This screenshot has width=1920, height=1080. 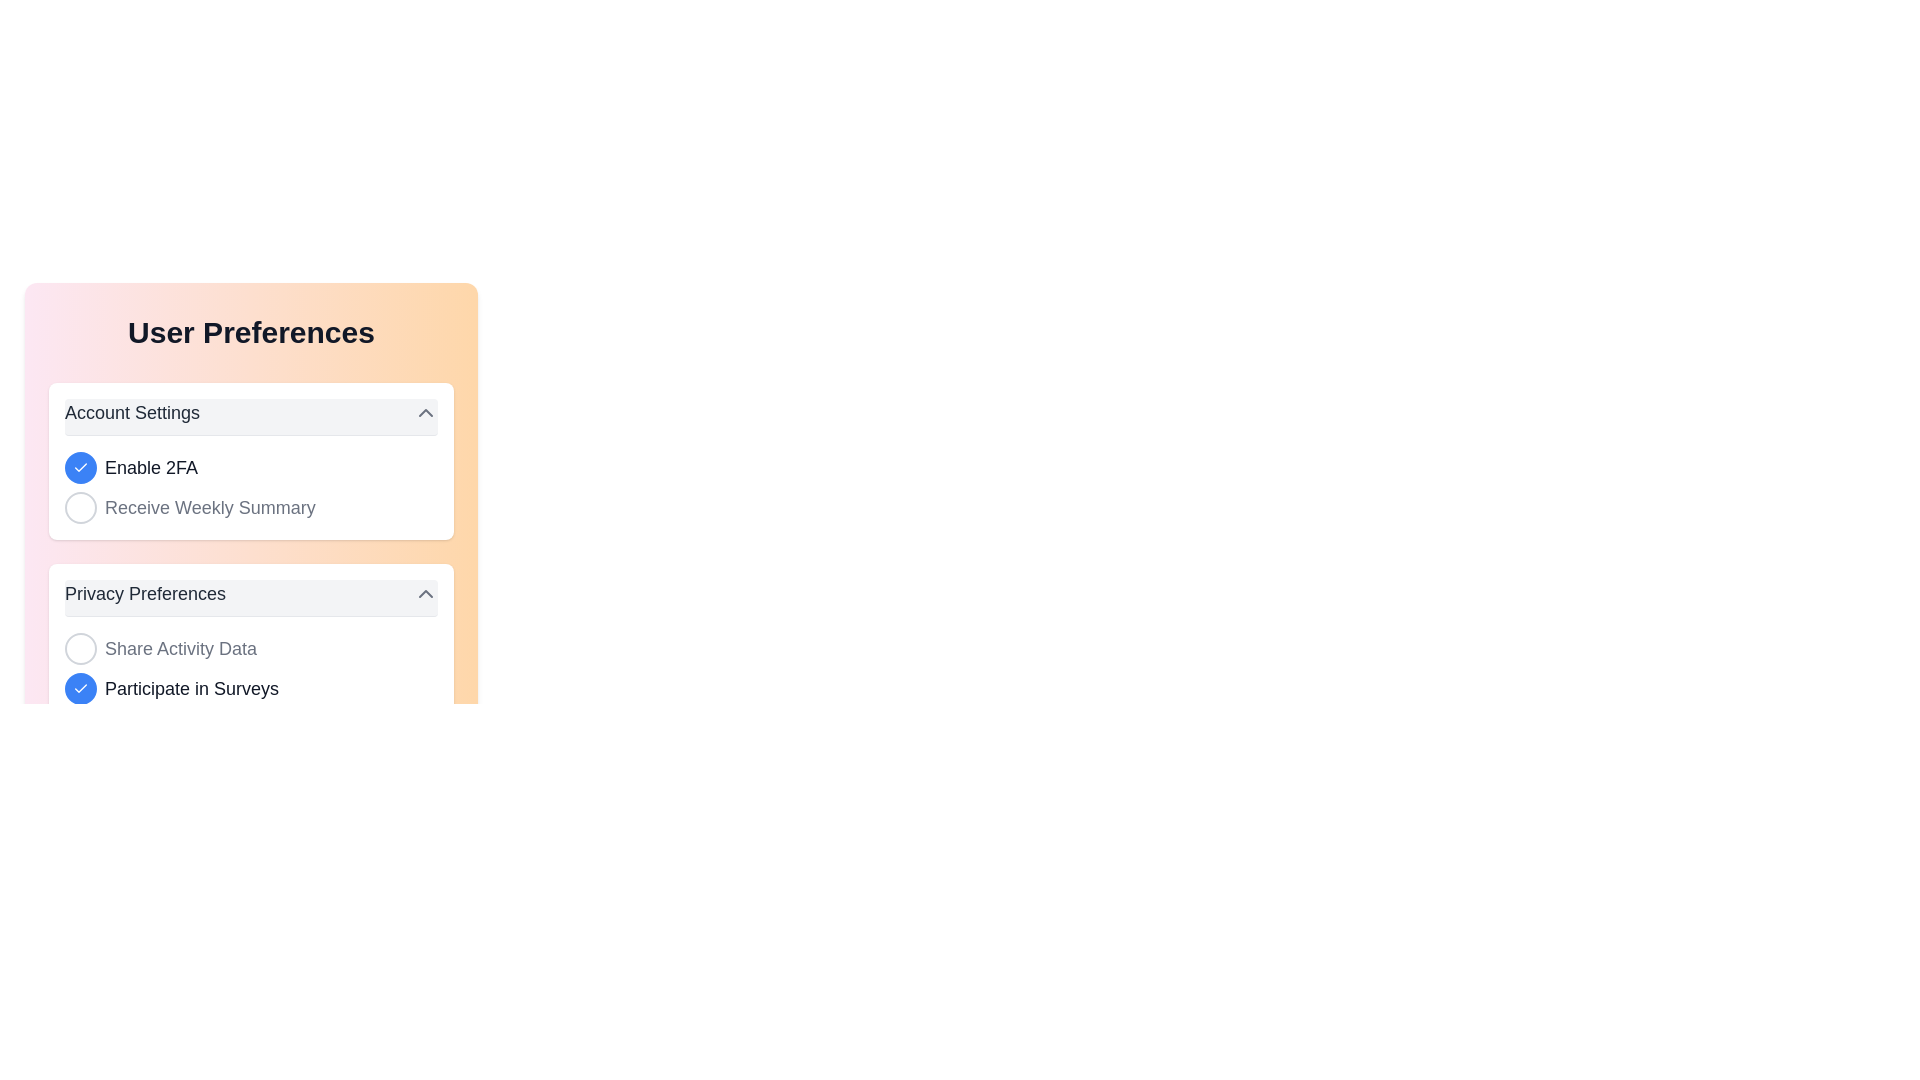 I want to click on the indicator or button-like UI component, so click(x=80, y=467).